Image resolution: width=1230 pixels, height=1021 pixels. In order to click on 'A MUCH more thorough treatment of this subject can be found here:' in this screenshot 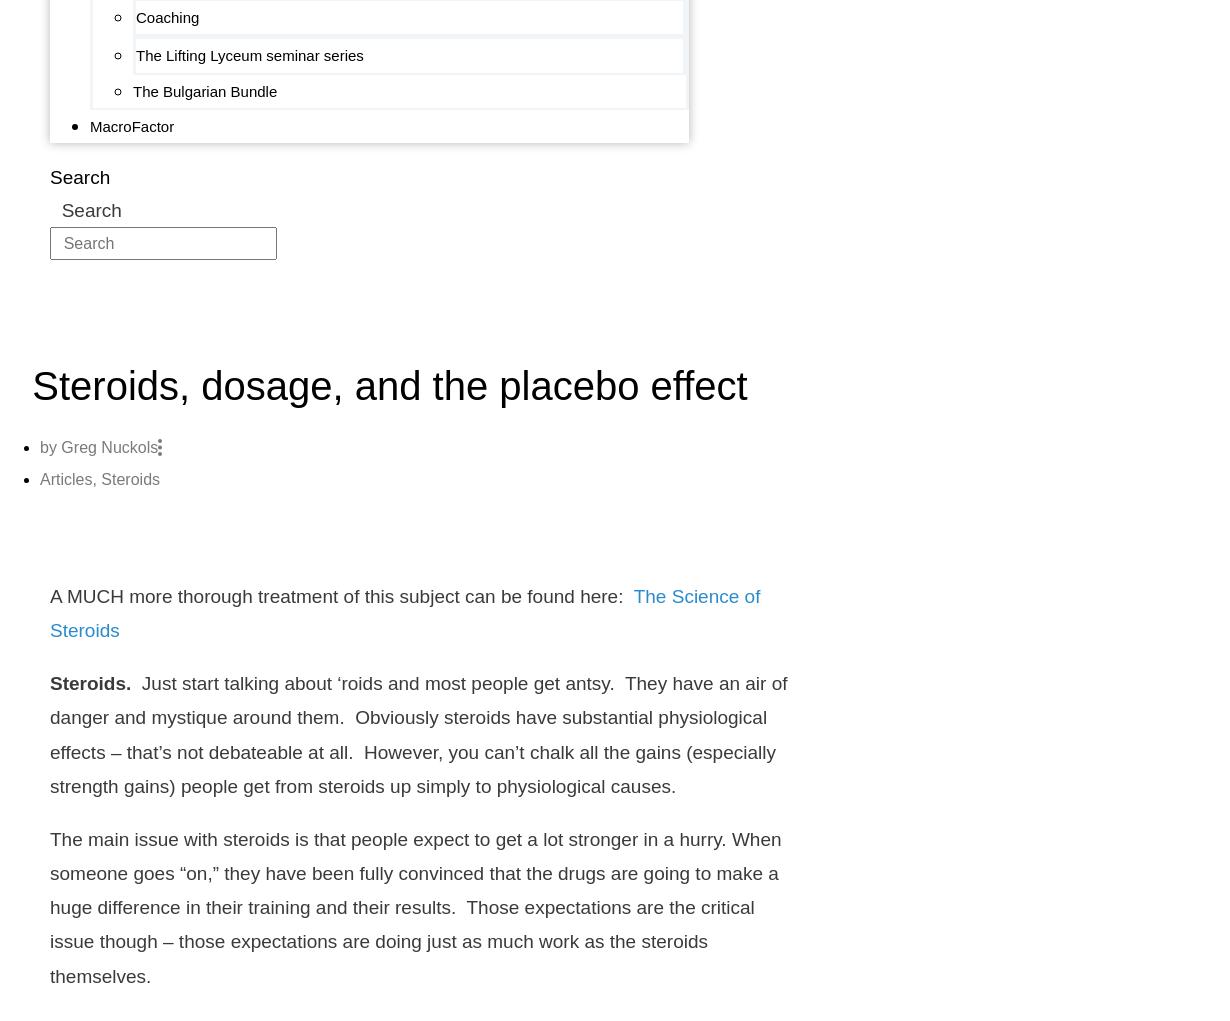, I will do `click(340, 595)`.